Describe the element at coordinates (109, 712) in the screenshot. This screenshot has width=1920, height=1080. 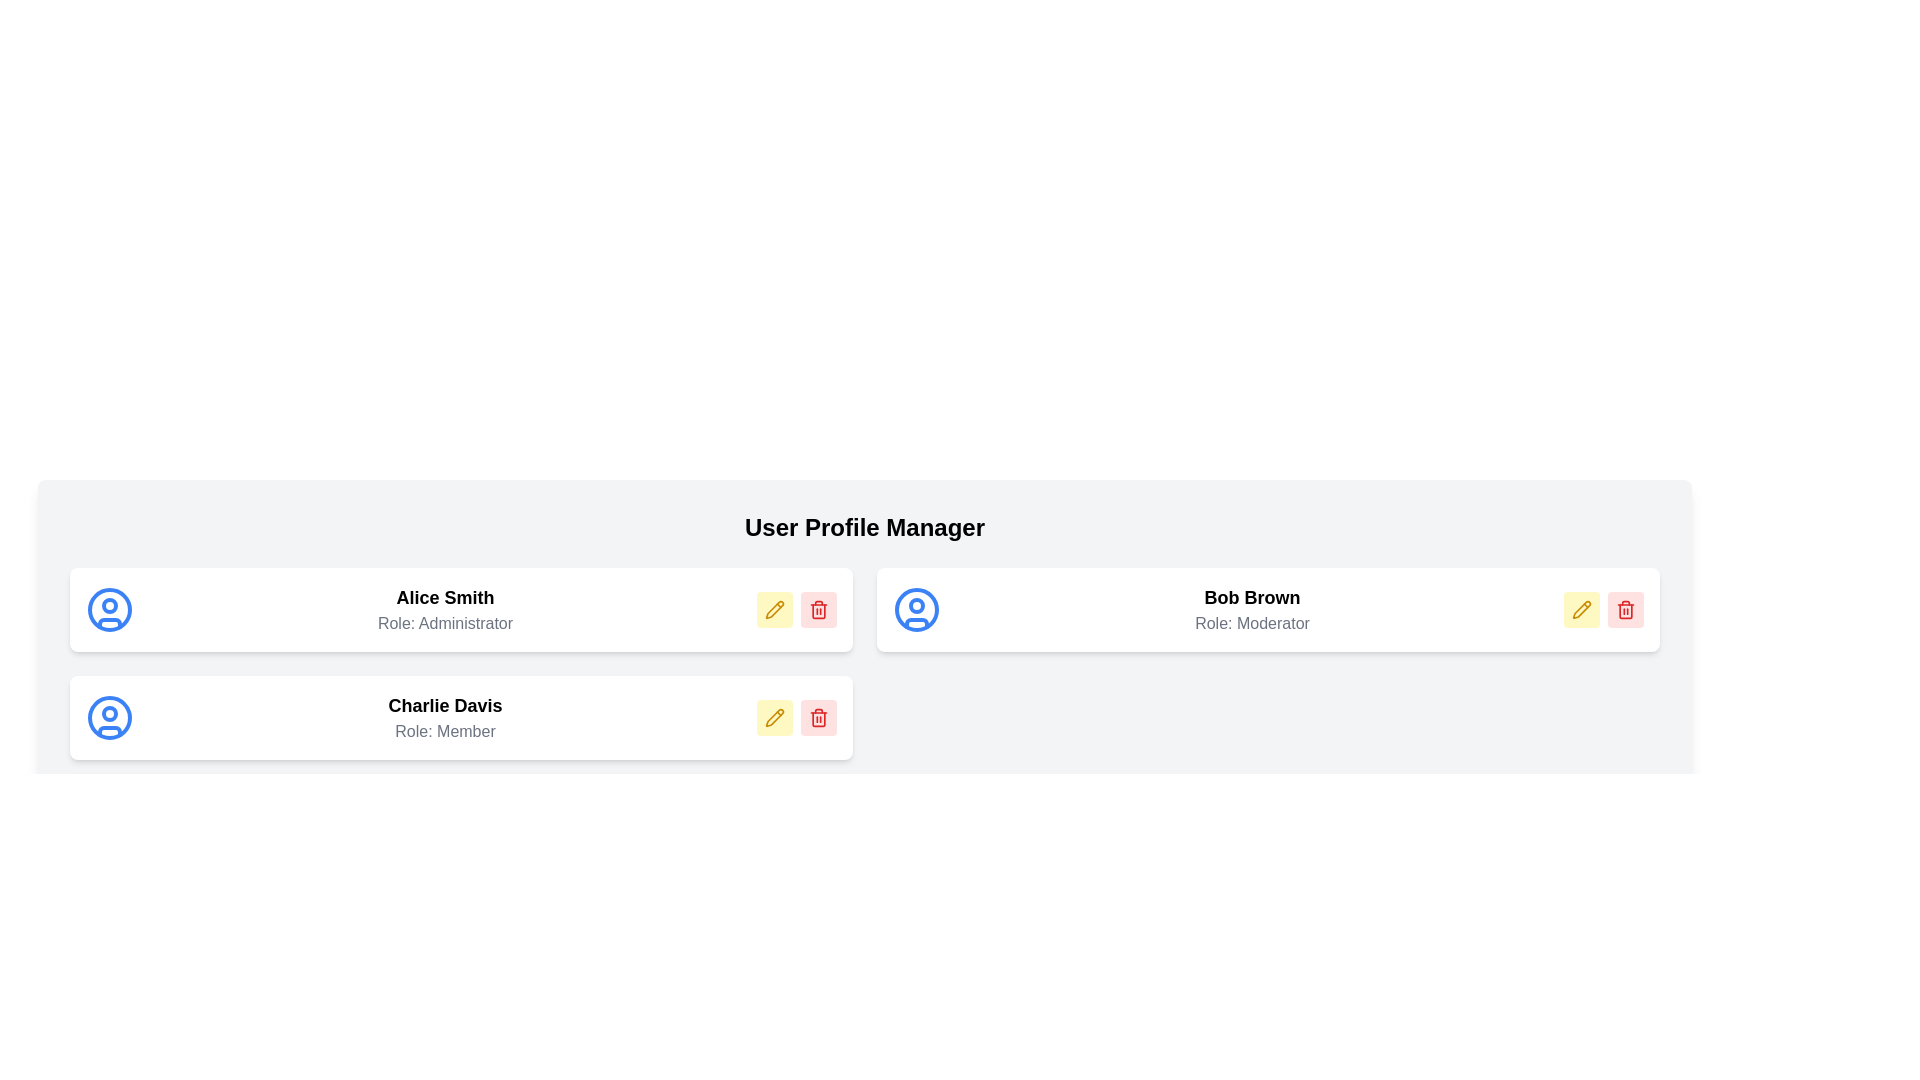
I see `the small circular graphic with a blue outline and white fill, representing the user profile of Charlie Davis, located in the central part of the user icon` at that location.